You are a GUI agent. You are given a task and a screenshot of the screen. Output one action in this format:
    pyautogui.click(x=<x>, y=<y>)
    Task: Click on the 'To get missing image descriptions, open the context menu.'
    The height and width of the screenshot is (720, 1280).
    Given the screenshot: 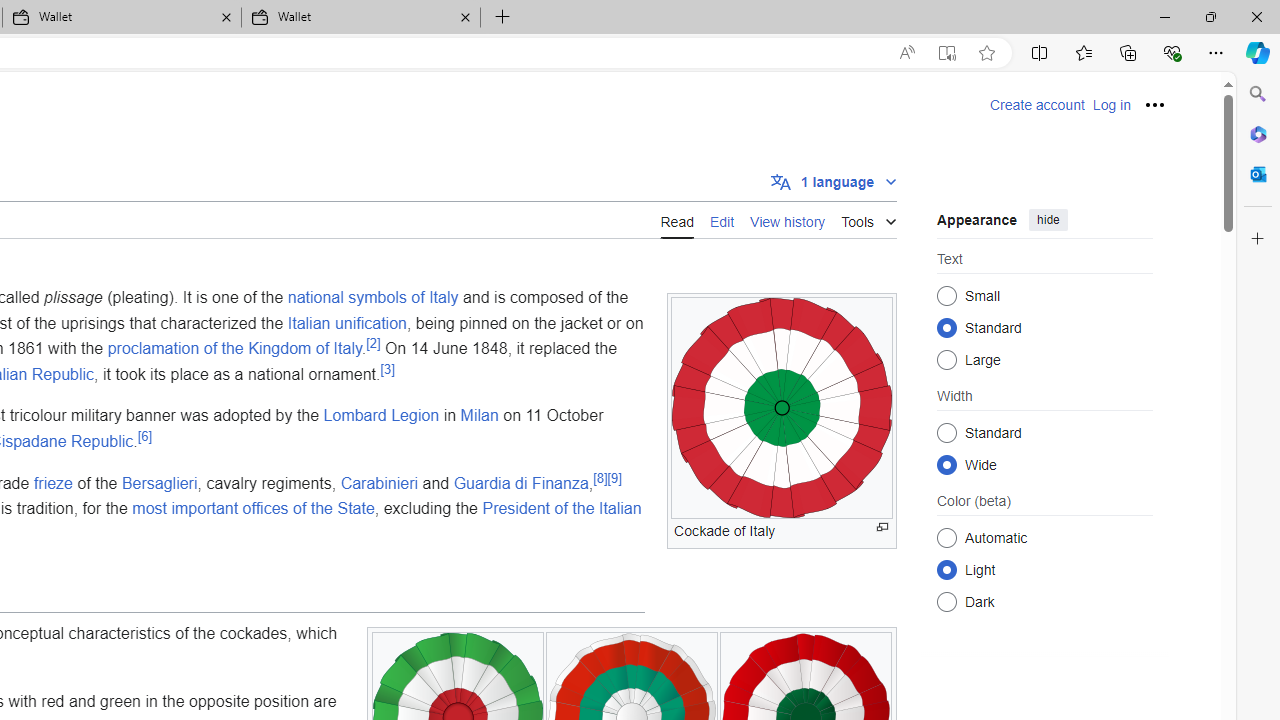 What is the action you would take?
    pyautogui.click(x=781, y=407)
    